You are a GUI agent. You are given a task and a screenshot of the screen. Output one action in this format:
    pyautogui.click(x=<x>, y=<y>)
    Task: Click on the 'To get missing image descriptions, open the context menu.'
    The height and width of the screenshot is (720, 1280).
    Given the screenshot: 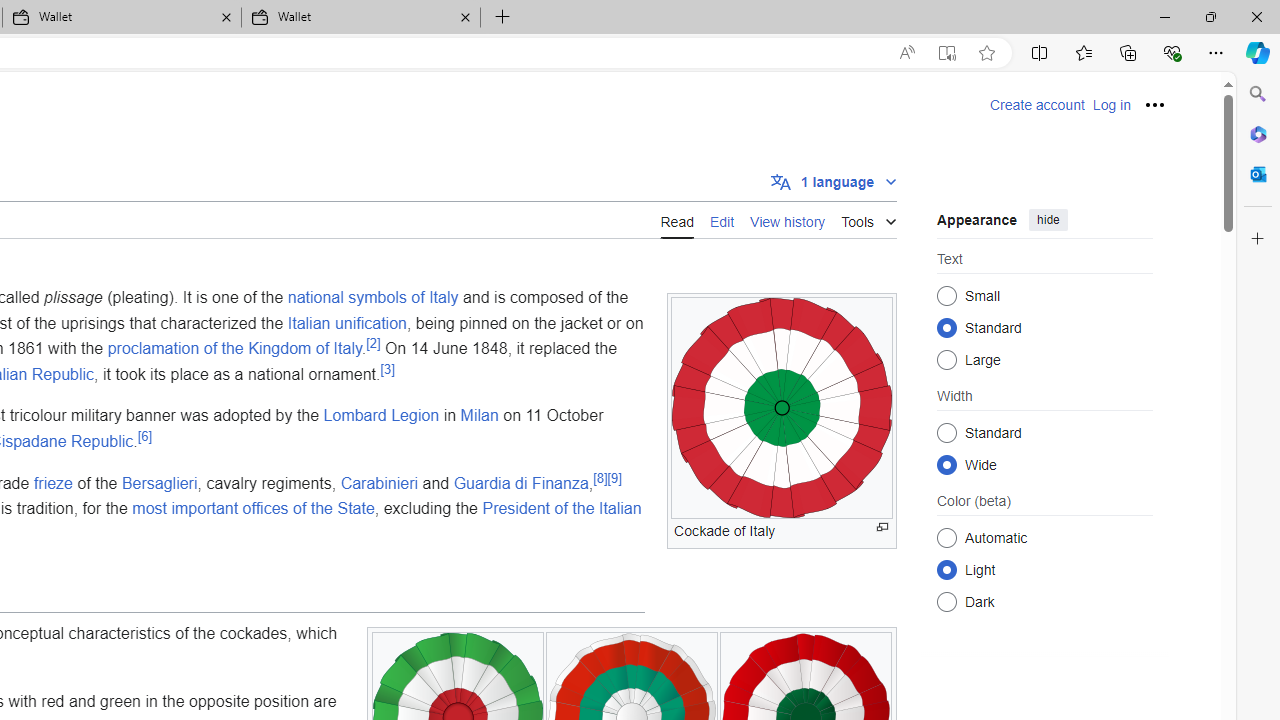 What is the action you would take?
    pyautogui.click(x=781, y=407)
    